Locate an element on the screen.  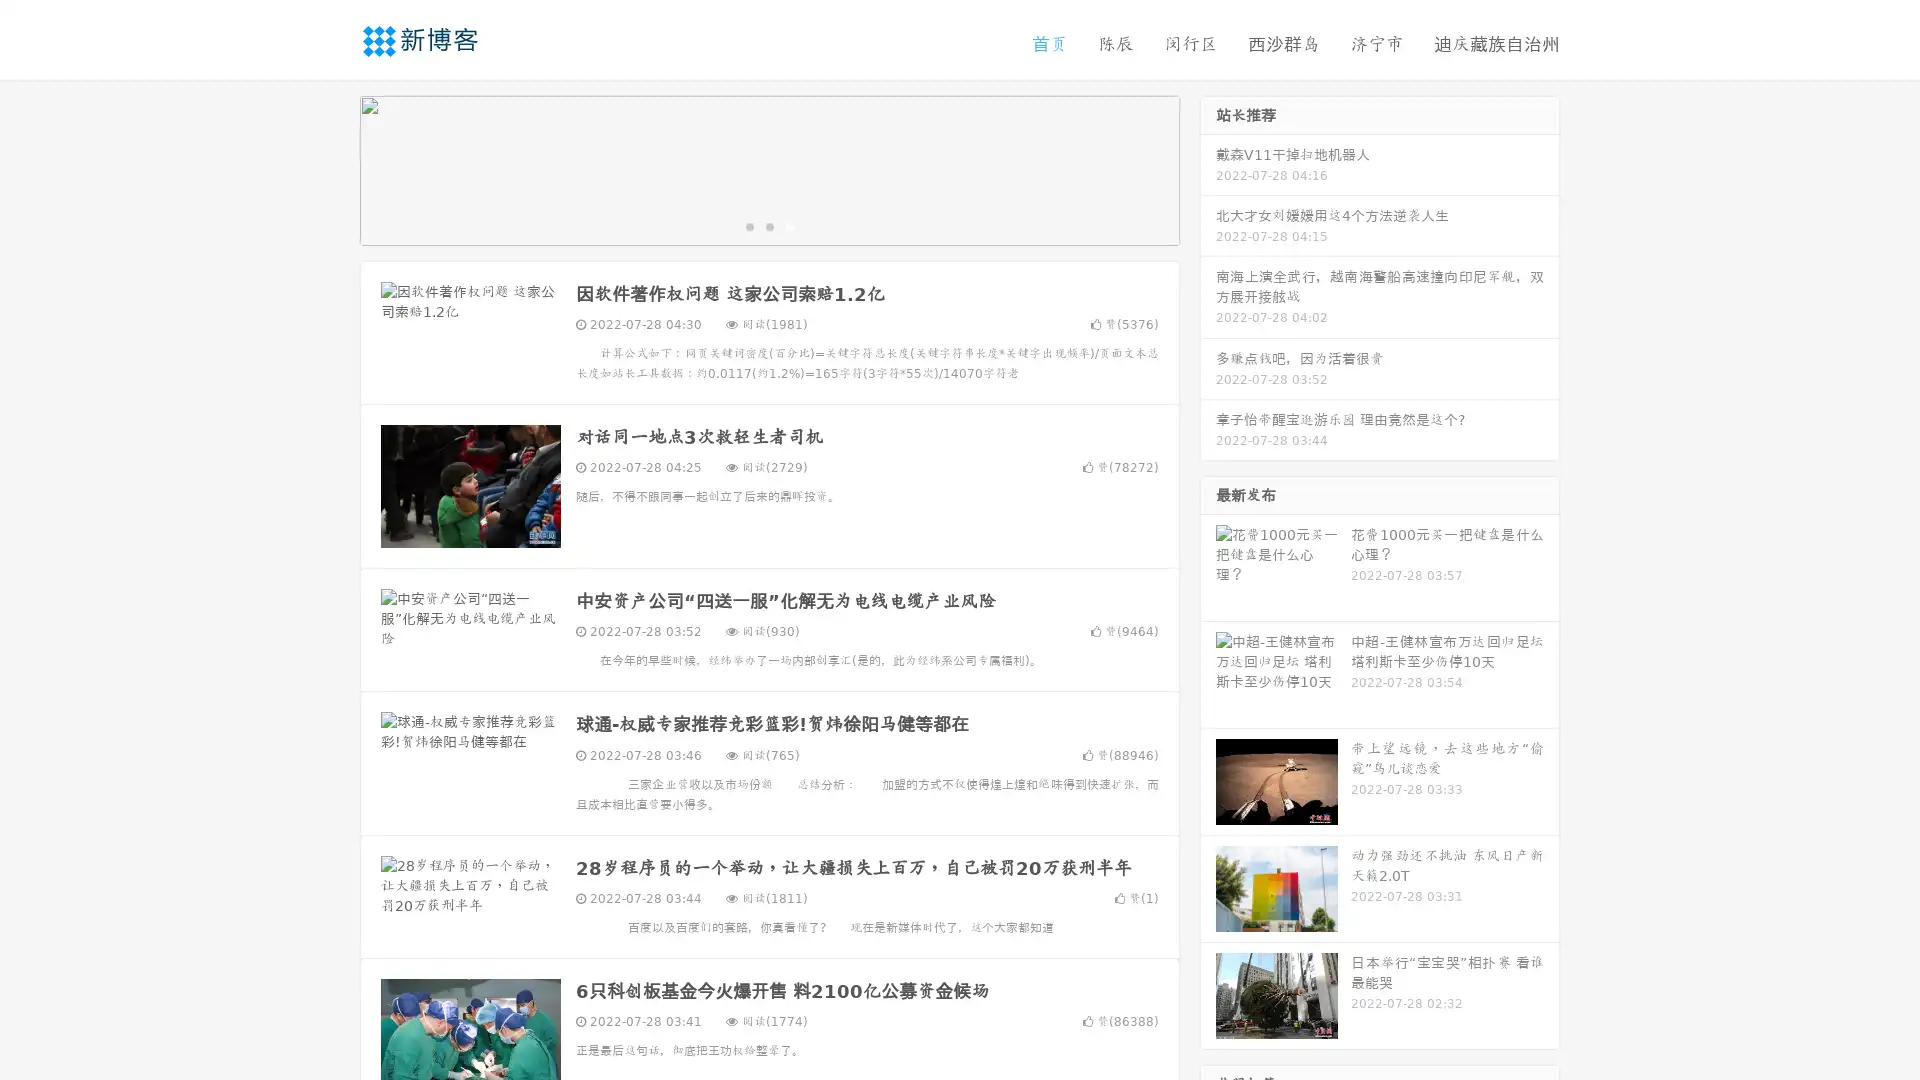
Previous slide is located at coordinates (330, 168).